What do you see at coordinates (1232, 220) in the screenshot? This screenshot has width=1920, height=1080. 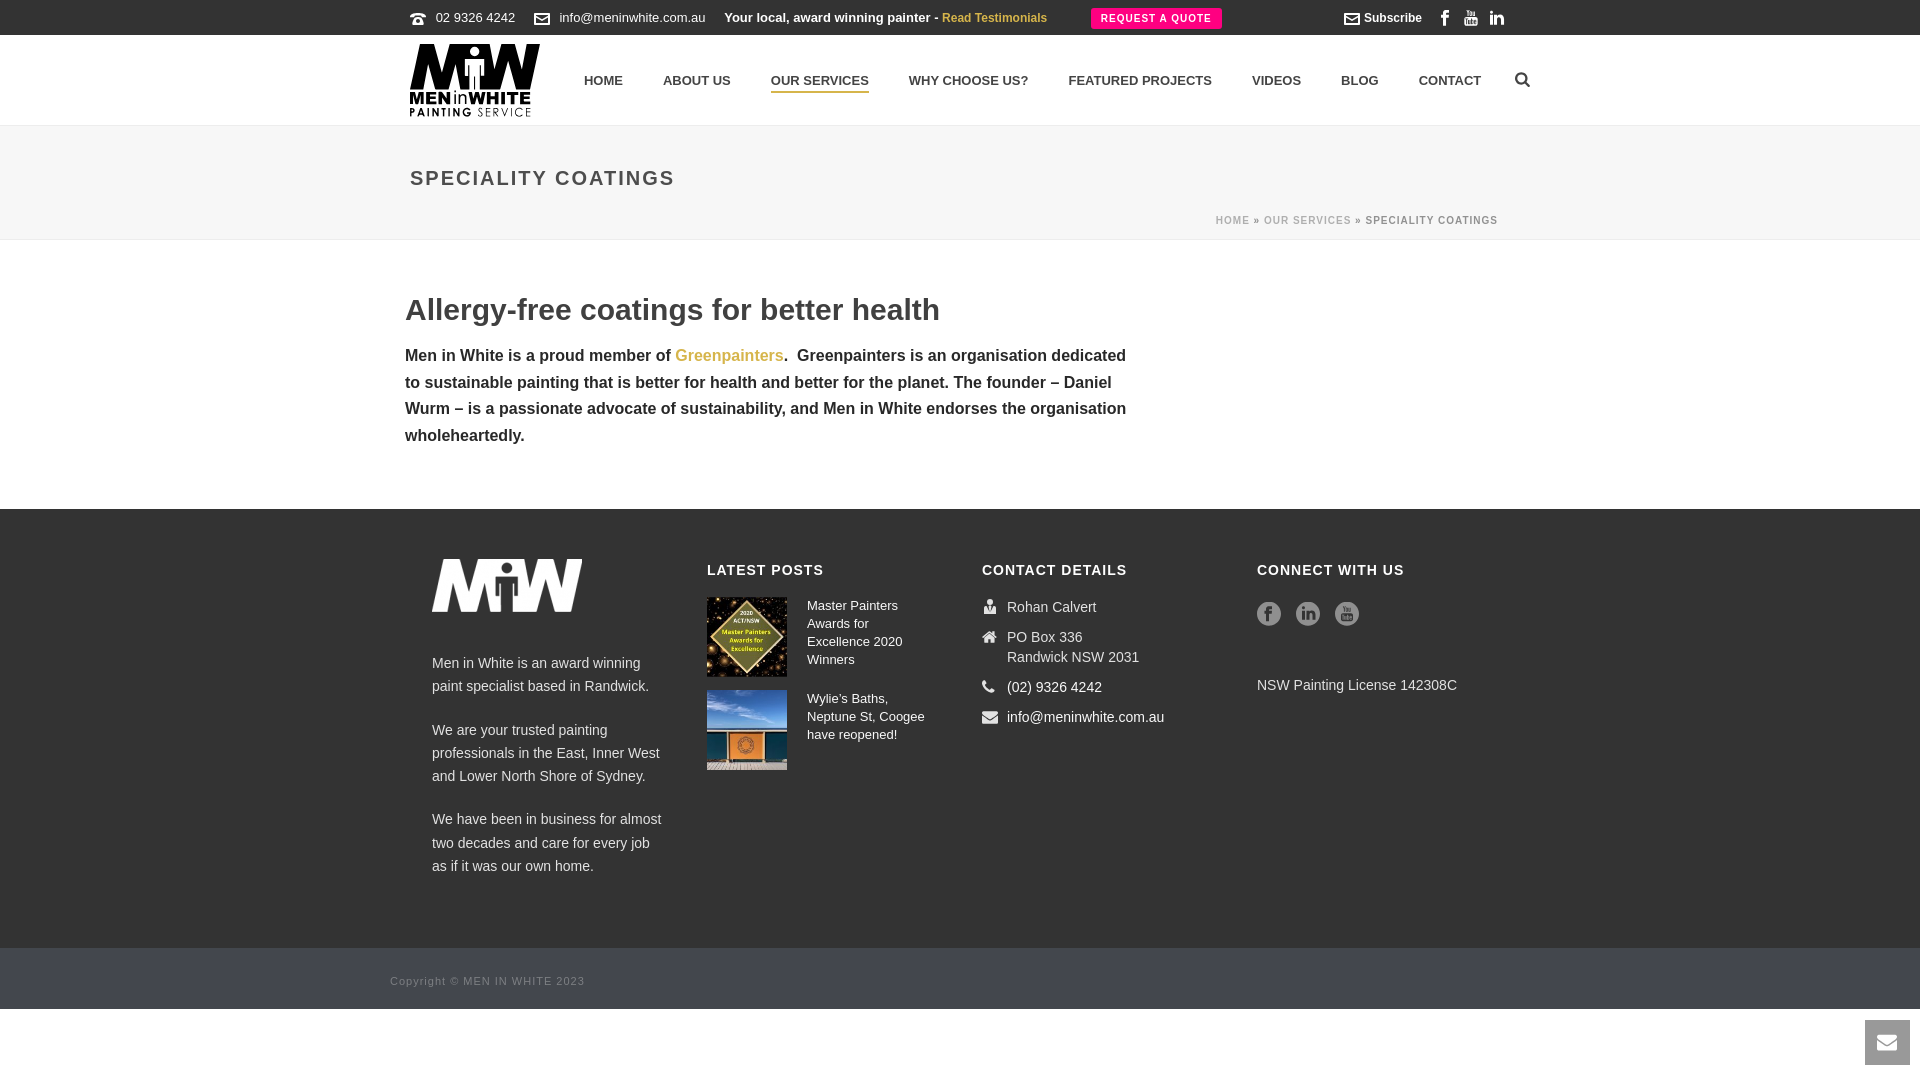 I see `'HOME'` at bounding box center [1232, 220].